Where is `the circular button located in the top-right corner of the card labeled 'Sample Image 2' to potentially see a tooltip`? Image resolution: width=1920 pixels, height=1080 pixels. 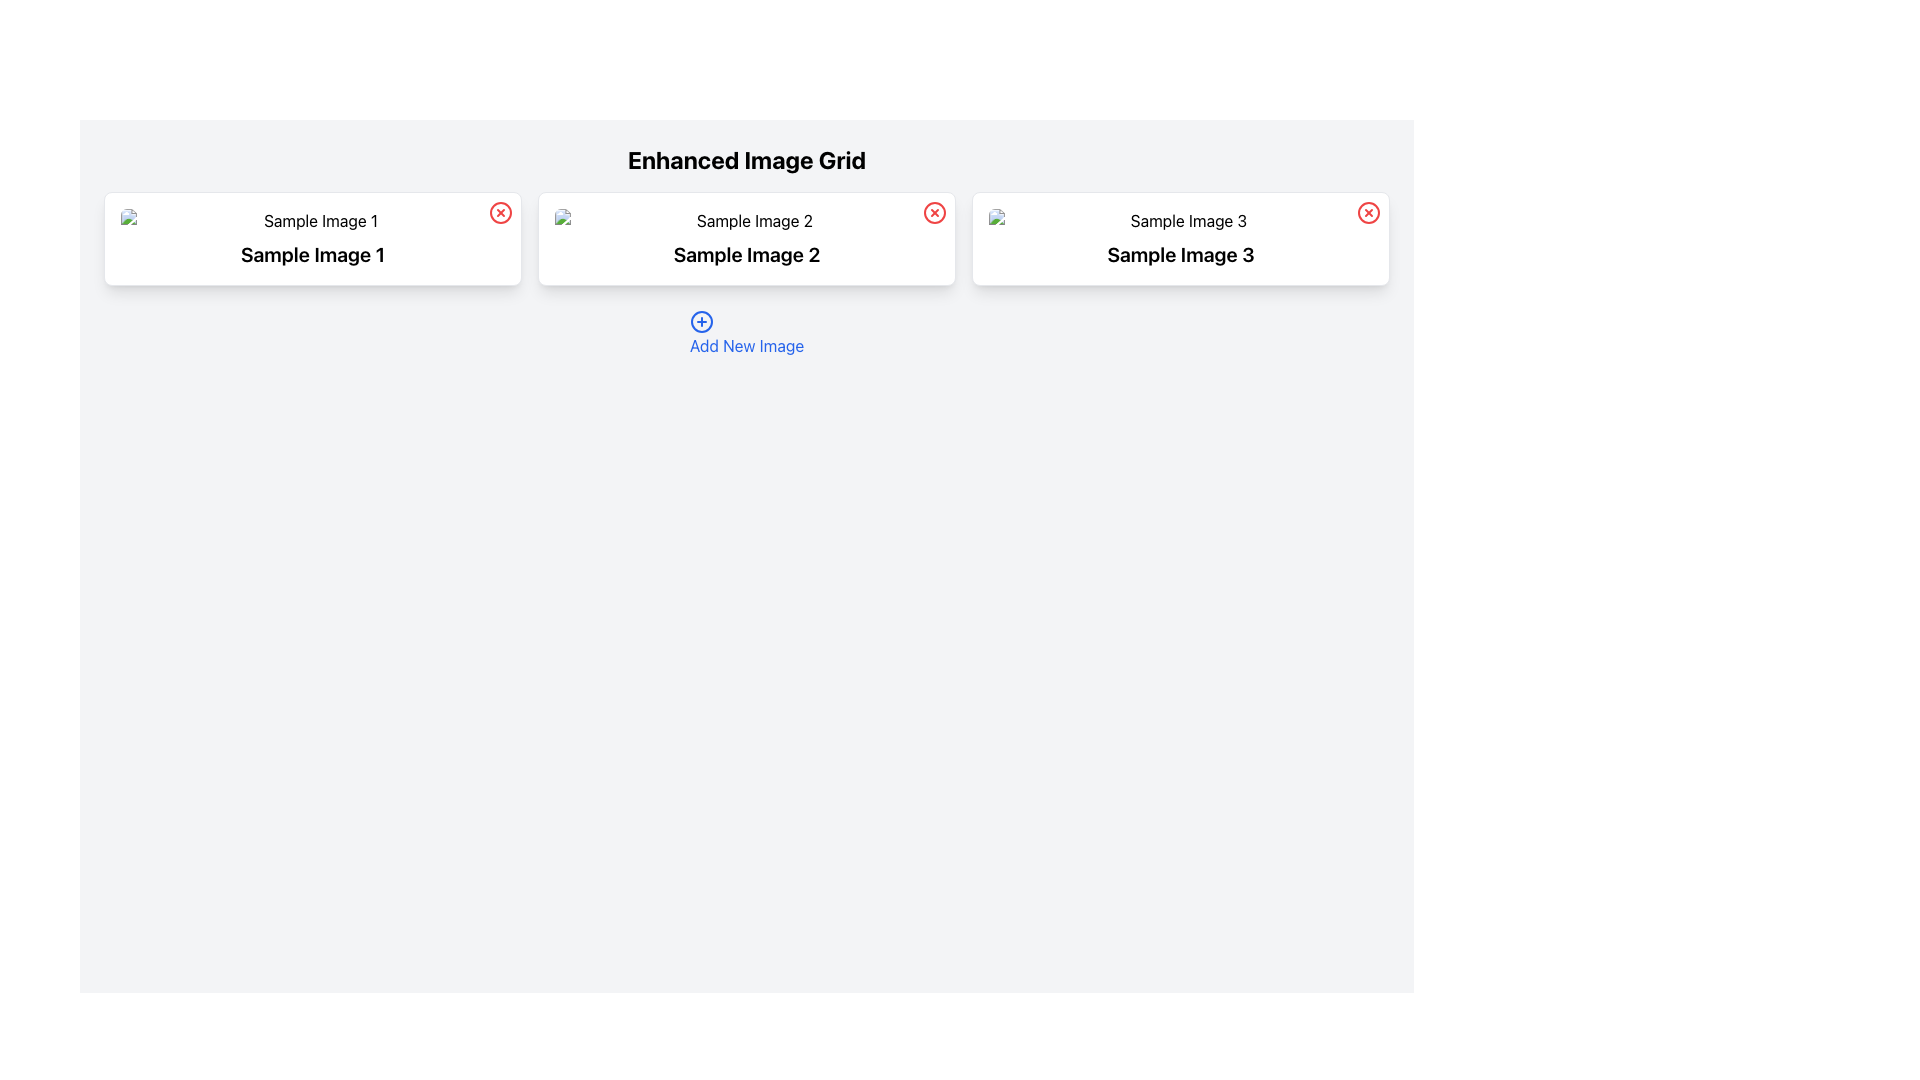
the circular button located in the top-right corner of the card labeled 'Sample Image 2' to potentially see a tooltip is located at coordinates (934, 212).